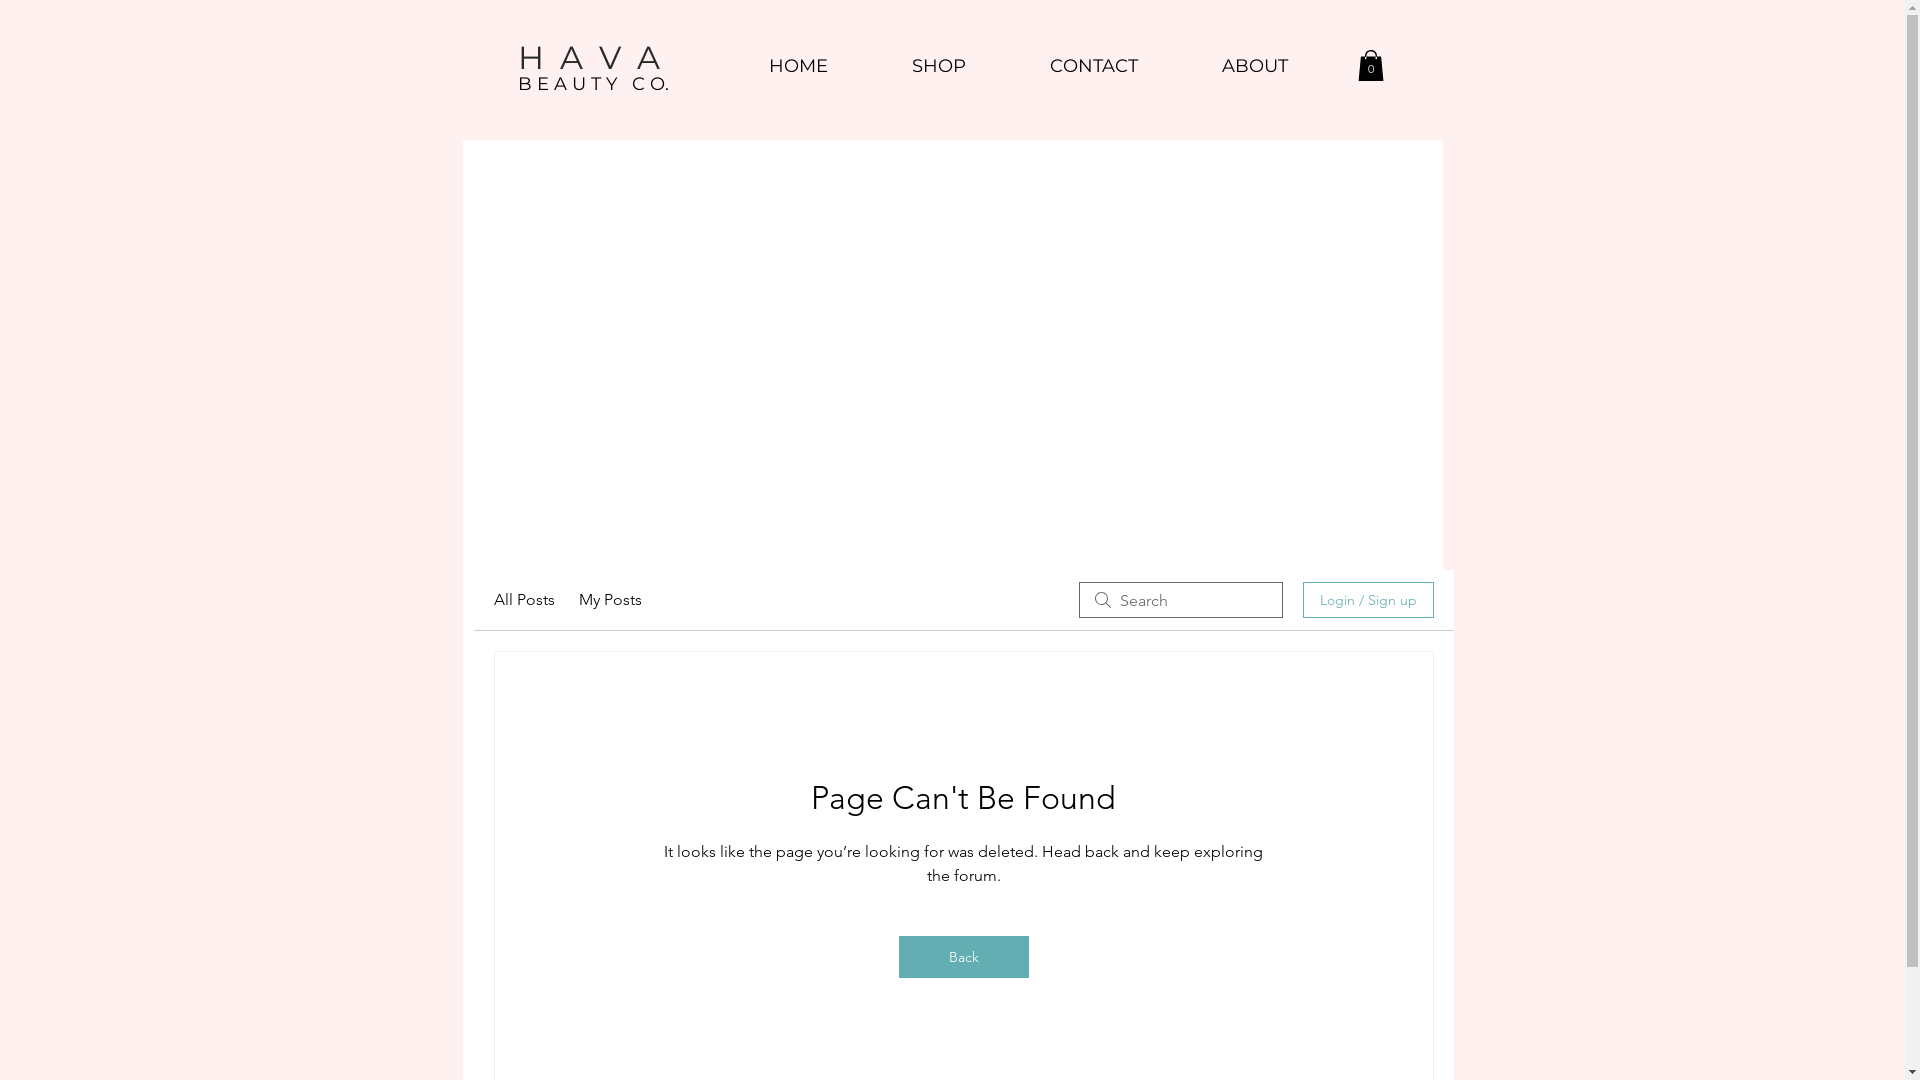 The height and width of the screenshot is (1080, 1920). I want to click on 'ABOUT', so click(1253, 65).